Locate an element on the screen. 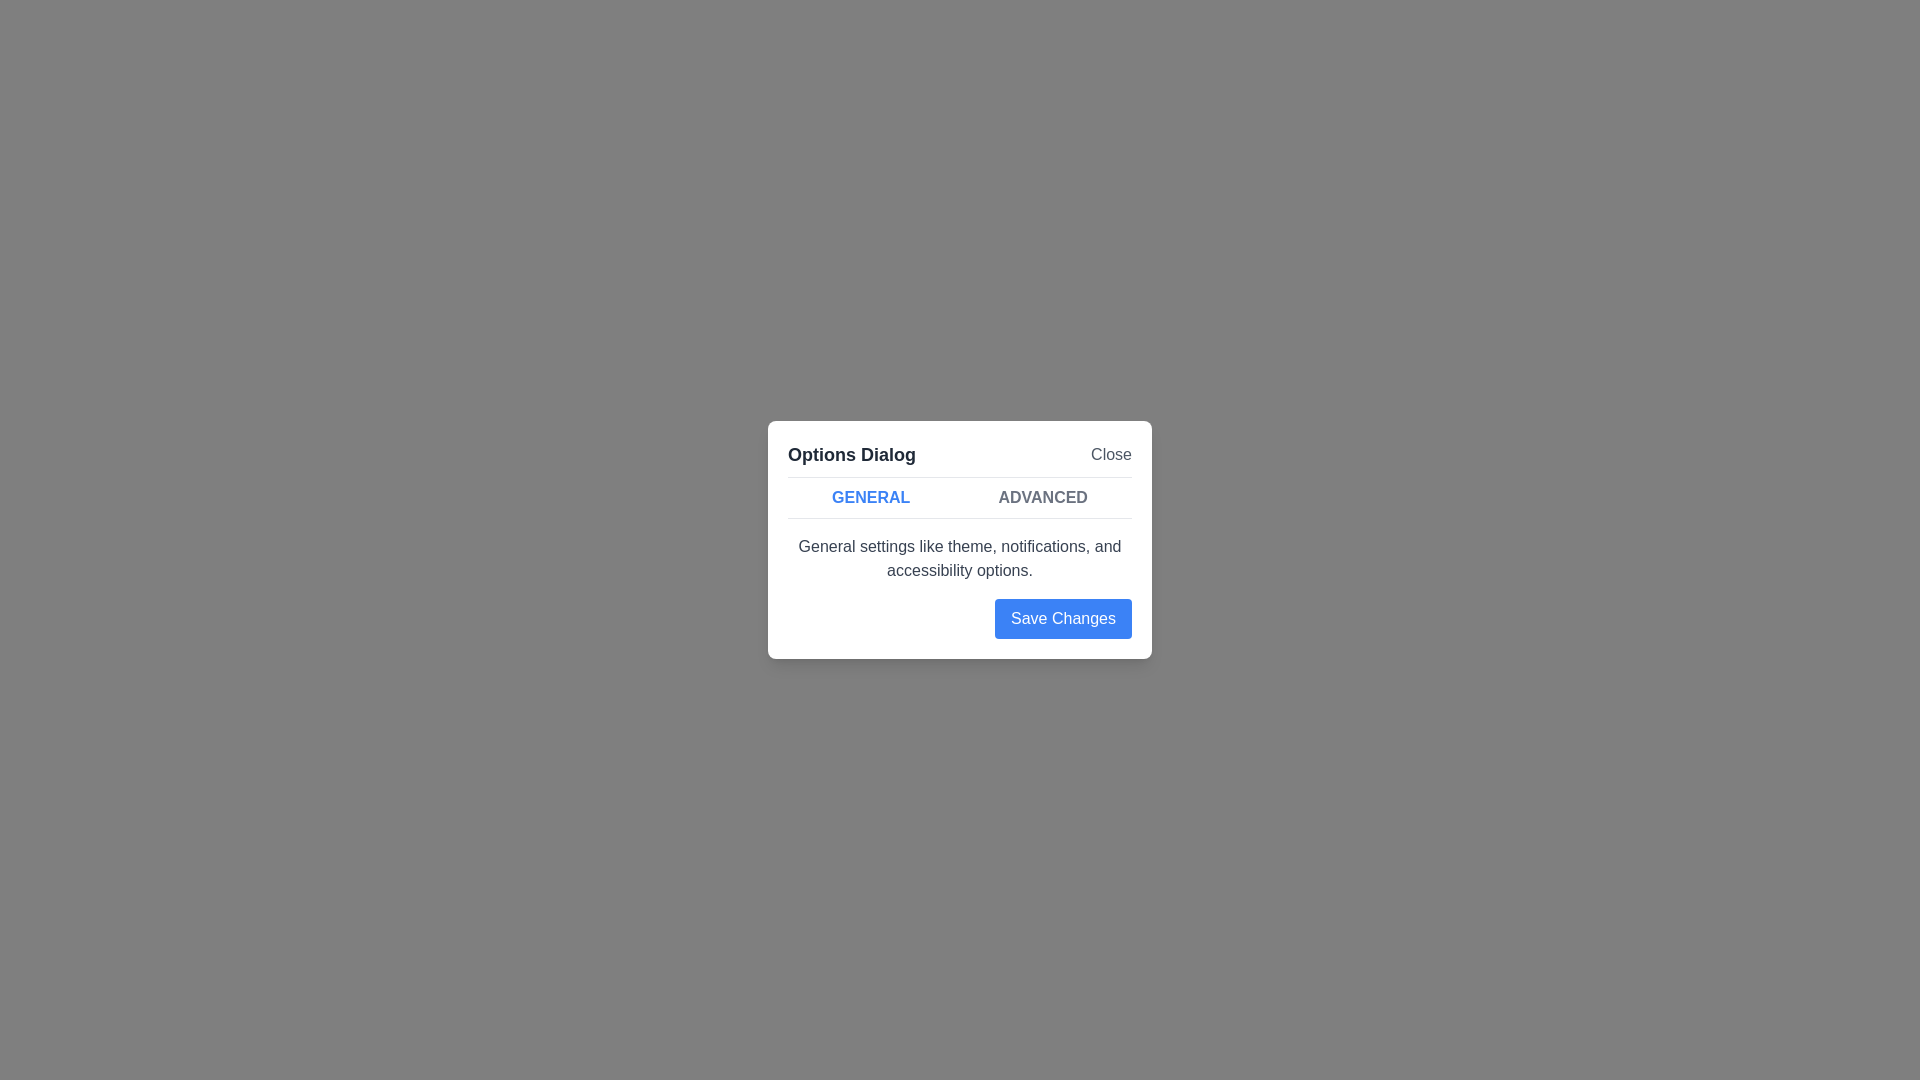  the 'Advanced' tab to switch to it is located at coordinates (1041, 496).